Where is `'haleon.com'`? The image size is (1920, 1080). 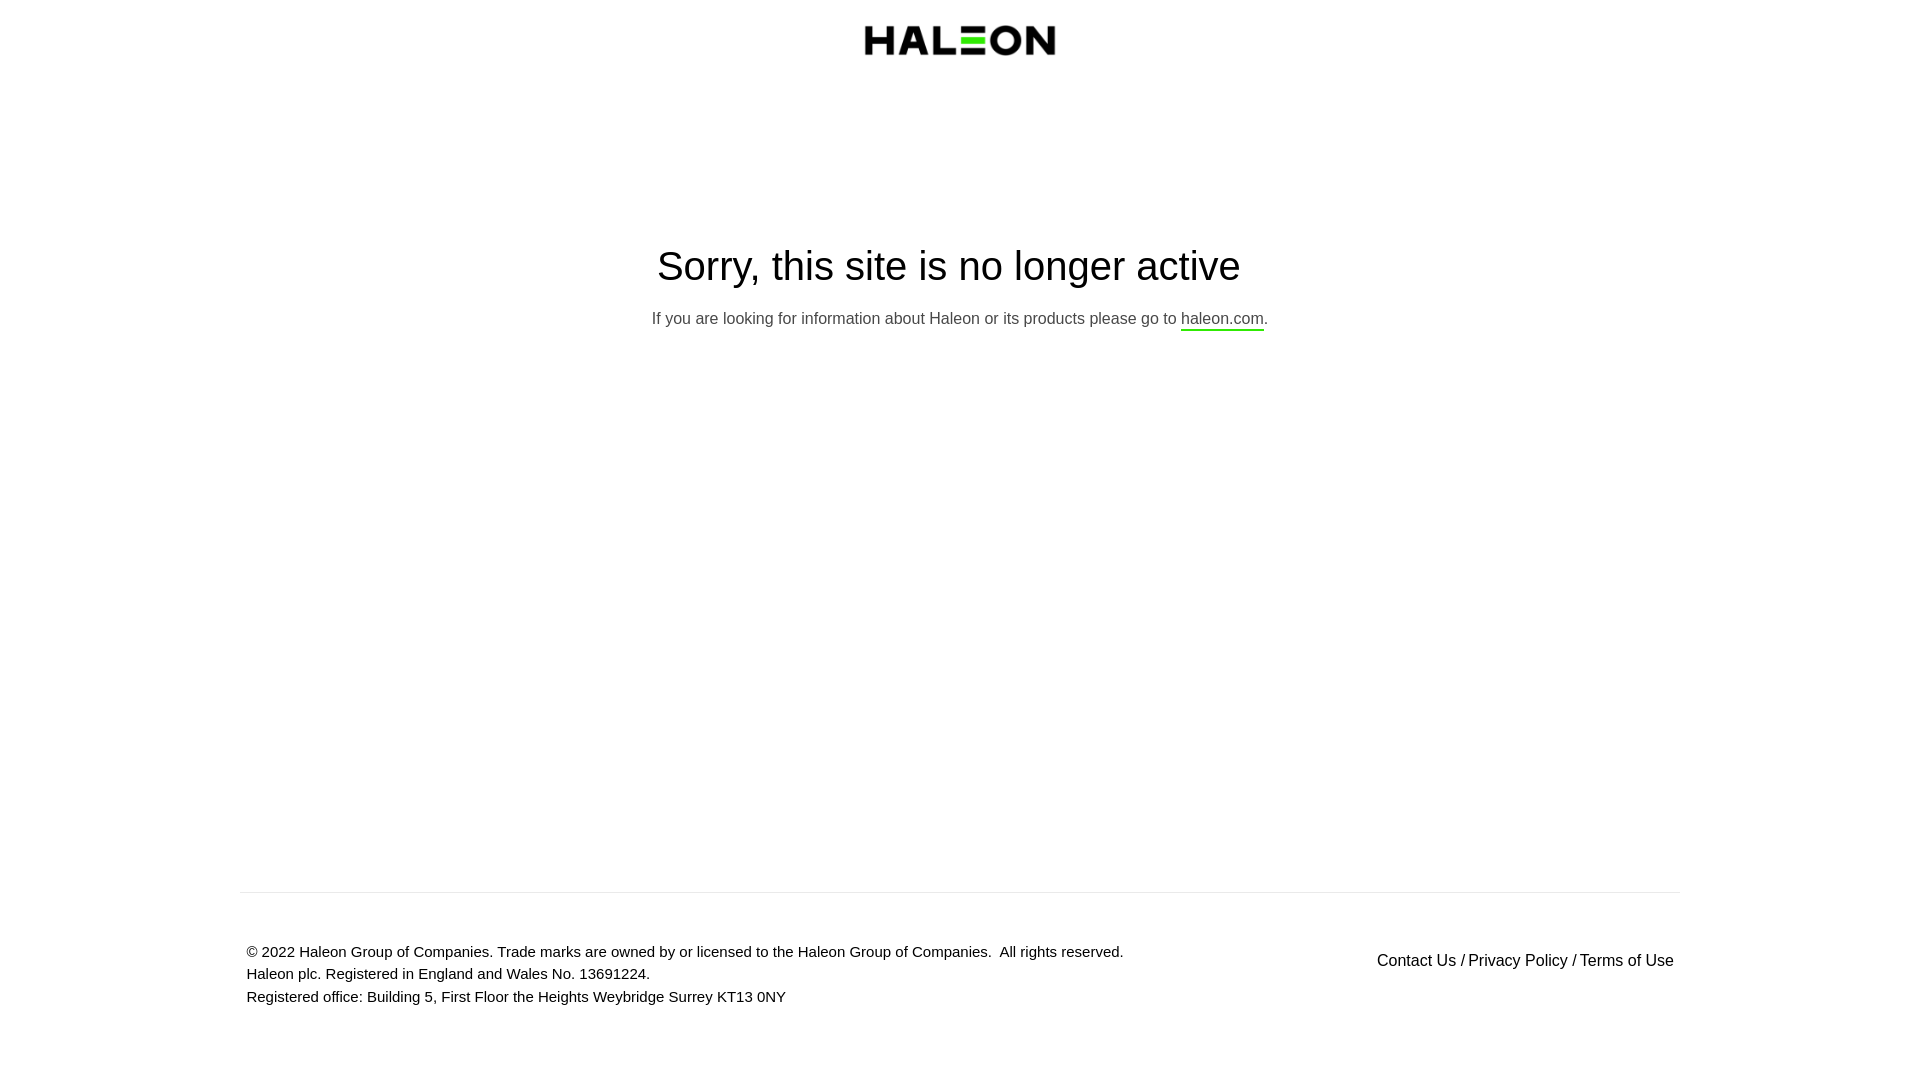 'haleon.com' is located at coordinates (1221, 318).